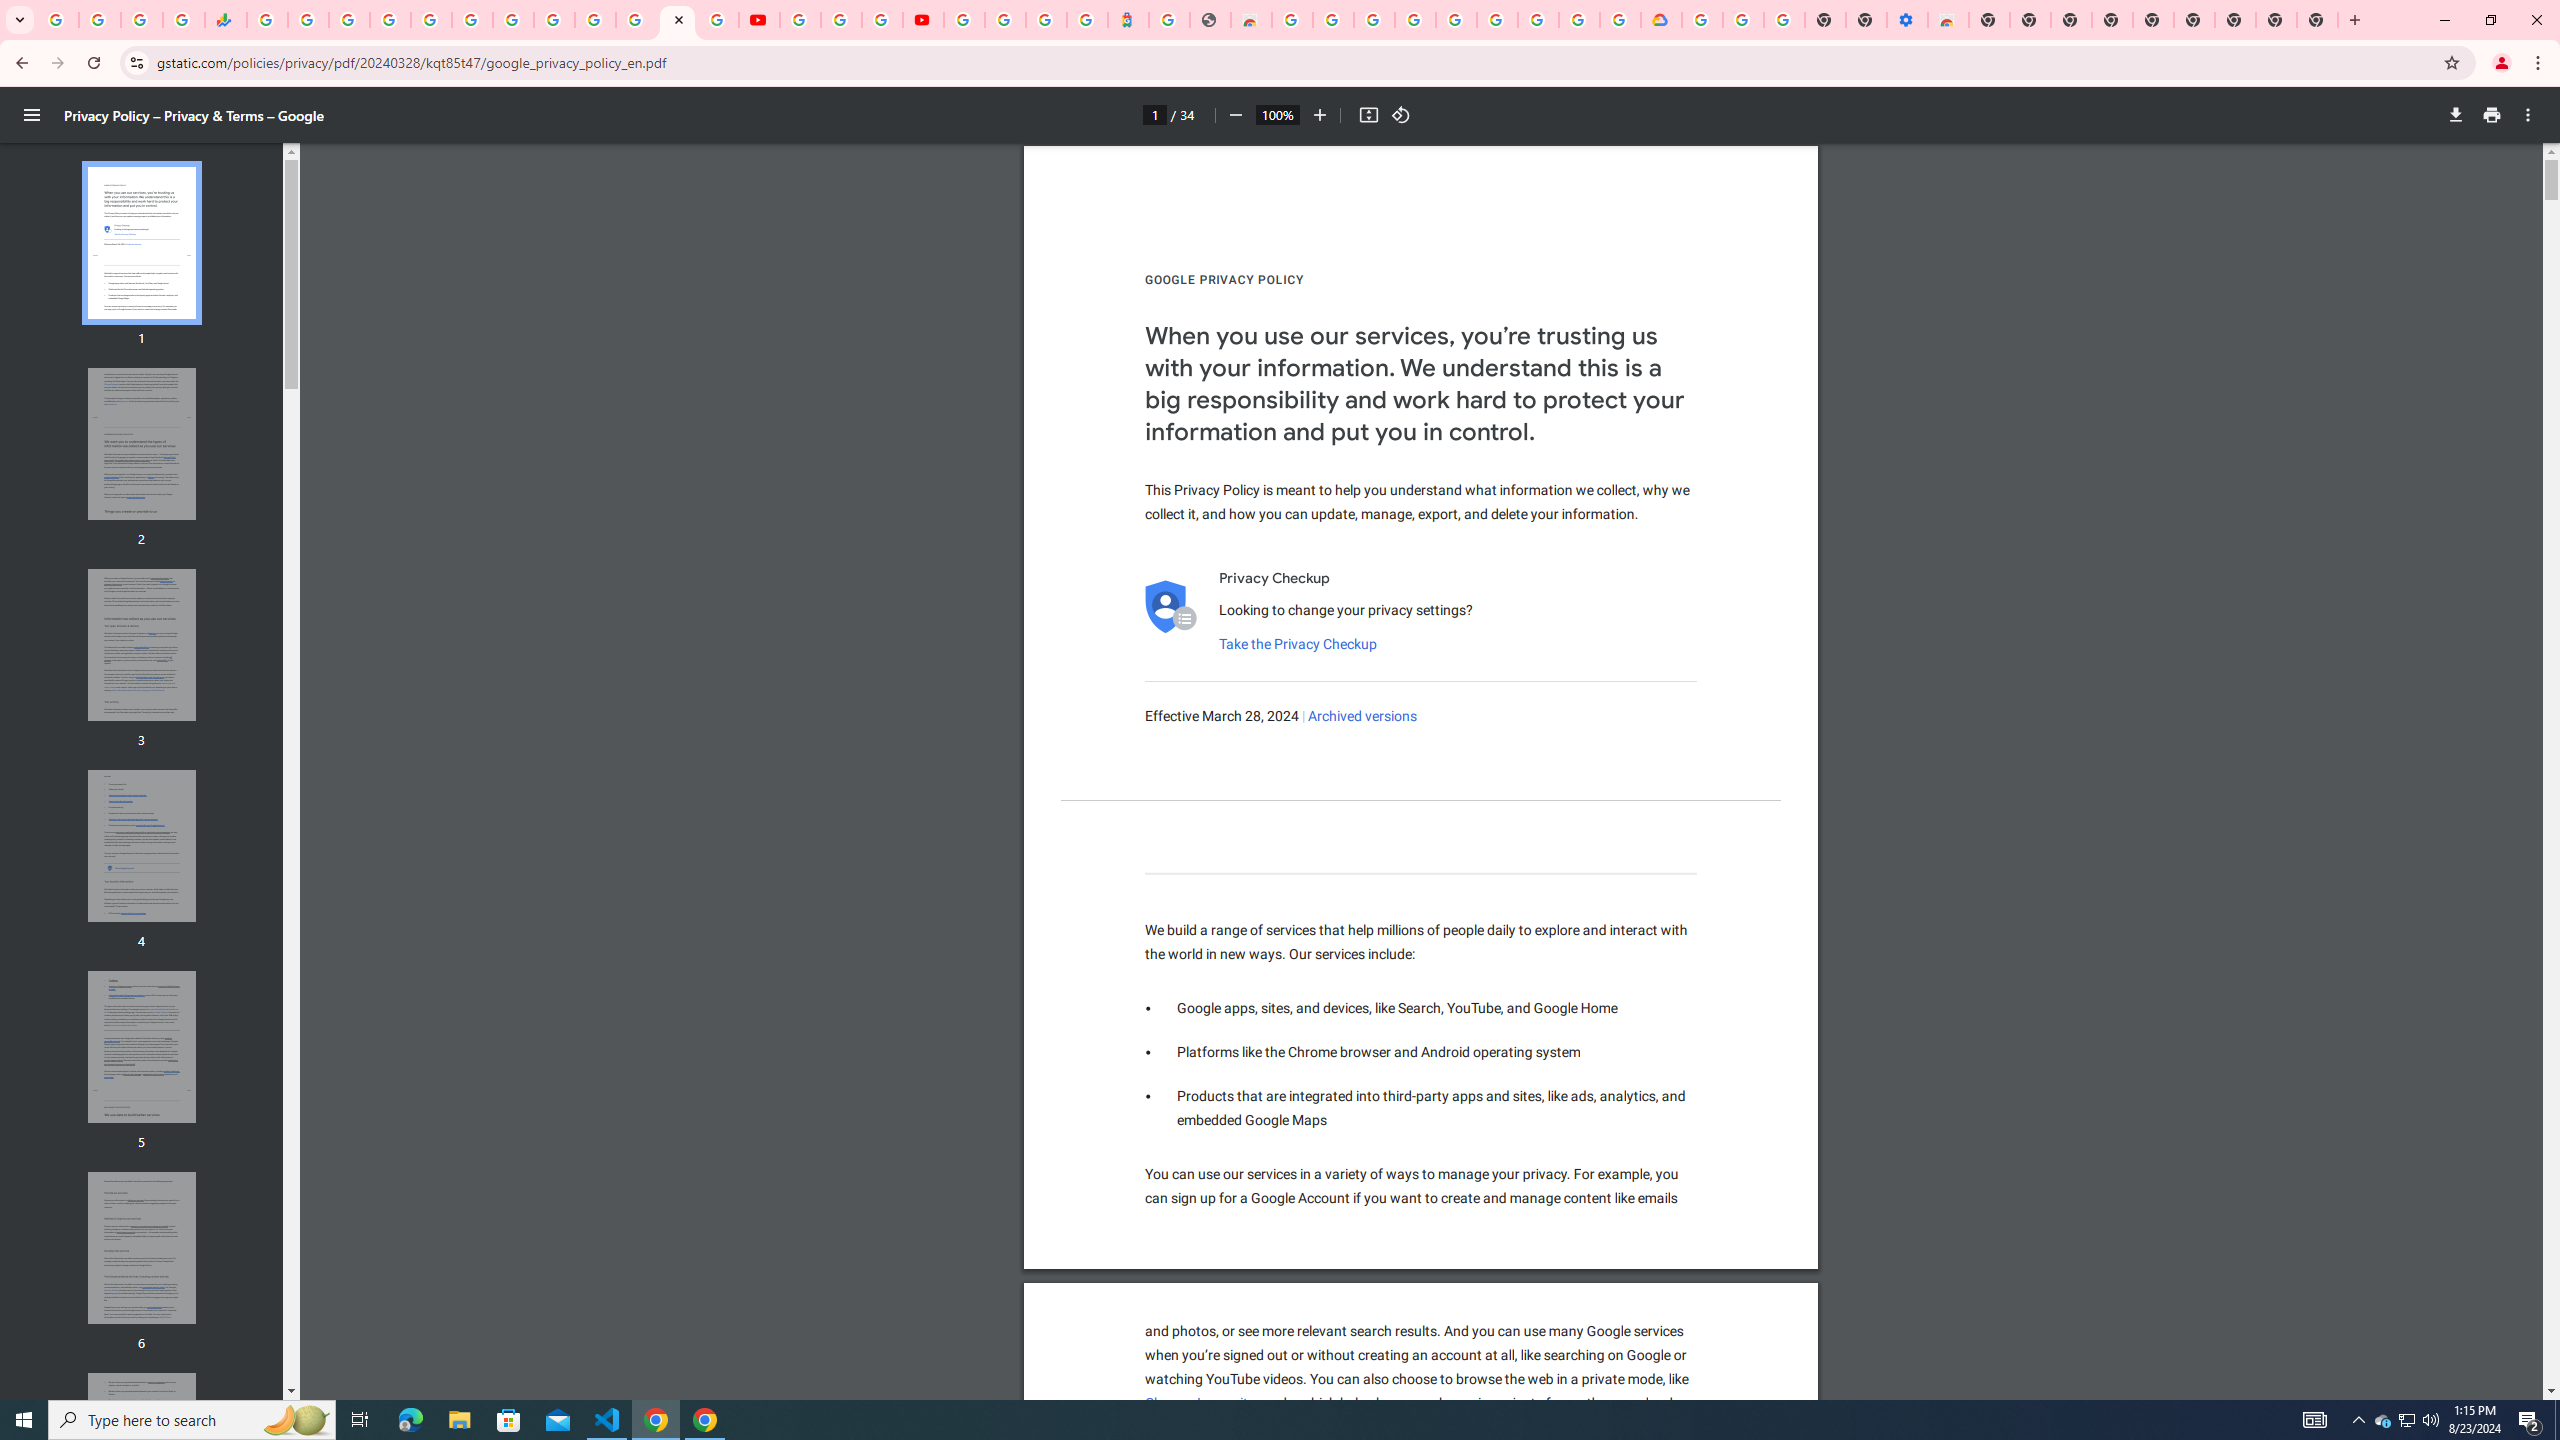  Describe the element at coordinates (142, 1440) in the screenshot. I see `'Thumbnail for page 7'` at that location.